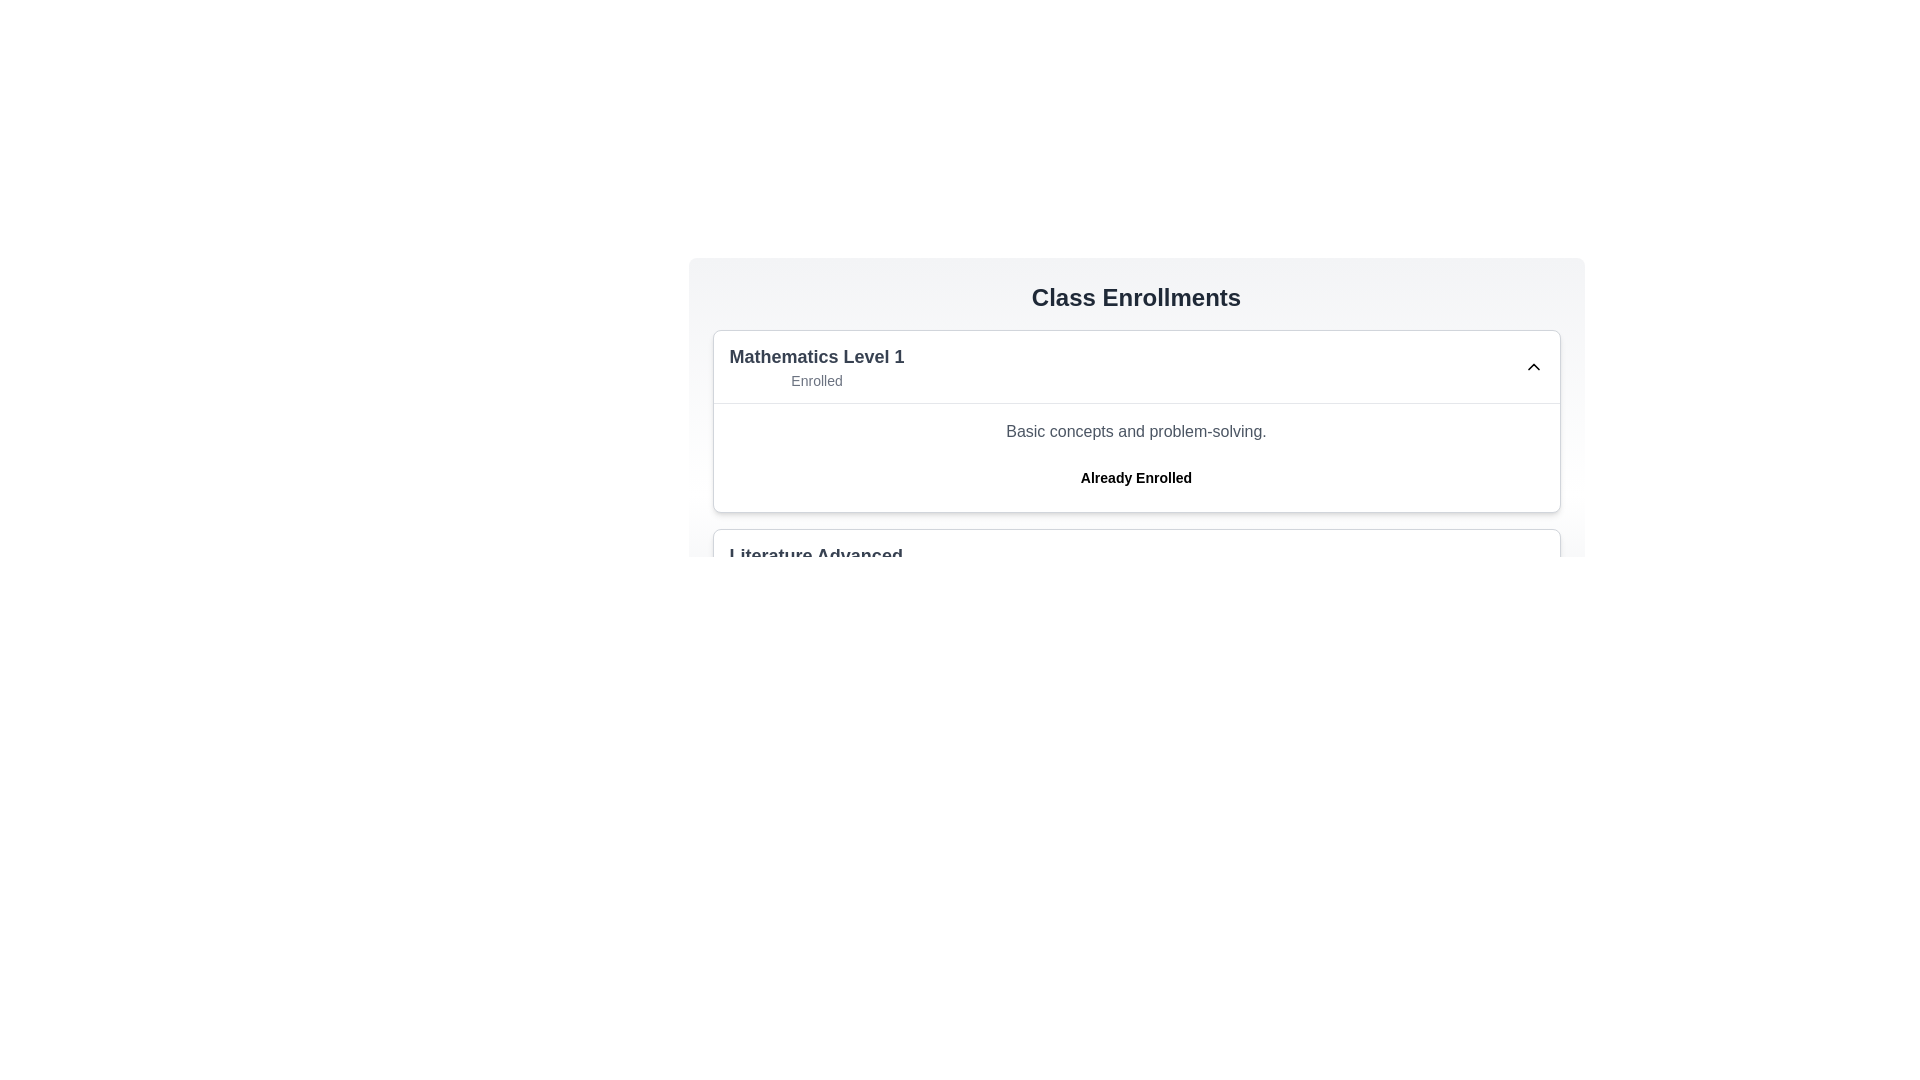 The height and width of the screenshot is (1080, 1920). What do you see at coordinates (1136, 566) in the screenshot?
I see `the list item with a white background and rounded corners, located below the 'Already Enrolled' section of Mathematics and above 'Physics Exploration', to interact or select it` at bounding box center [1136, 566].